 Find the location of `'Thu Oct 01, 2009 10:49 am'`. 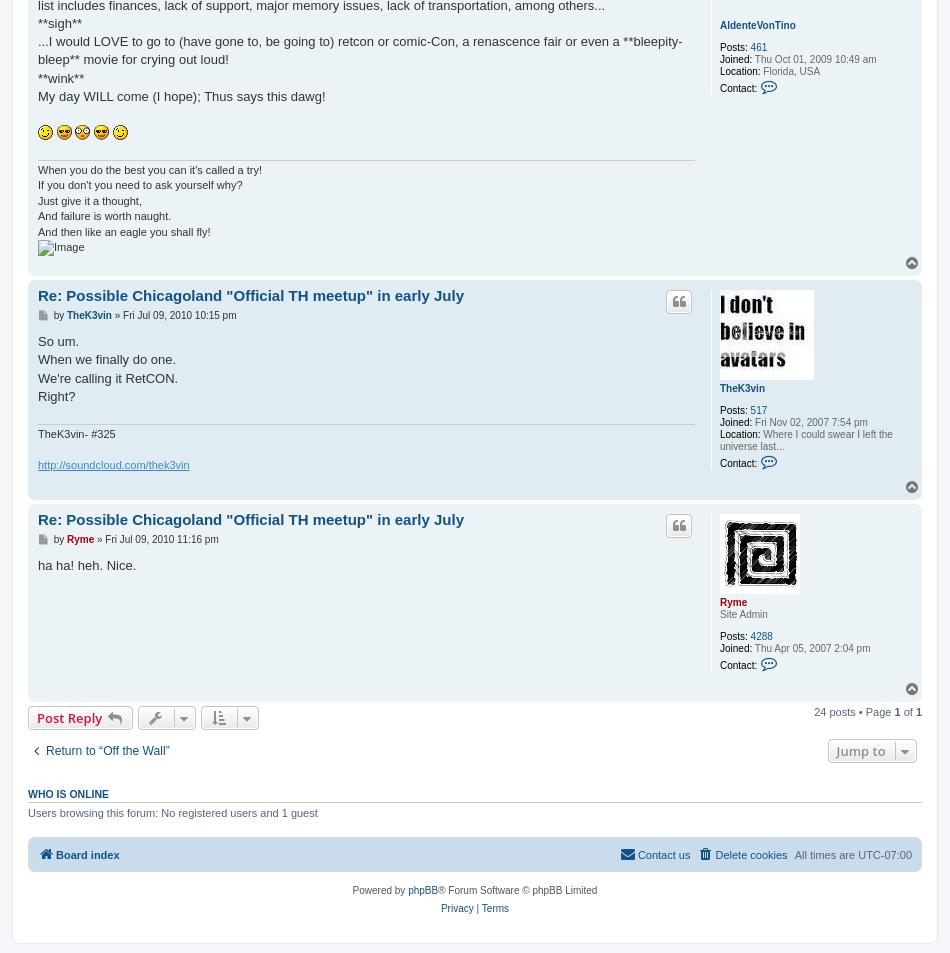

'Thu Oct 01, 2009 10:49 am' is located at coordinates (812, 58).